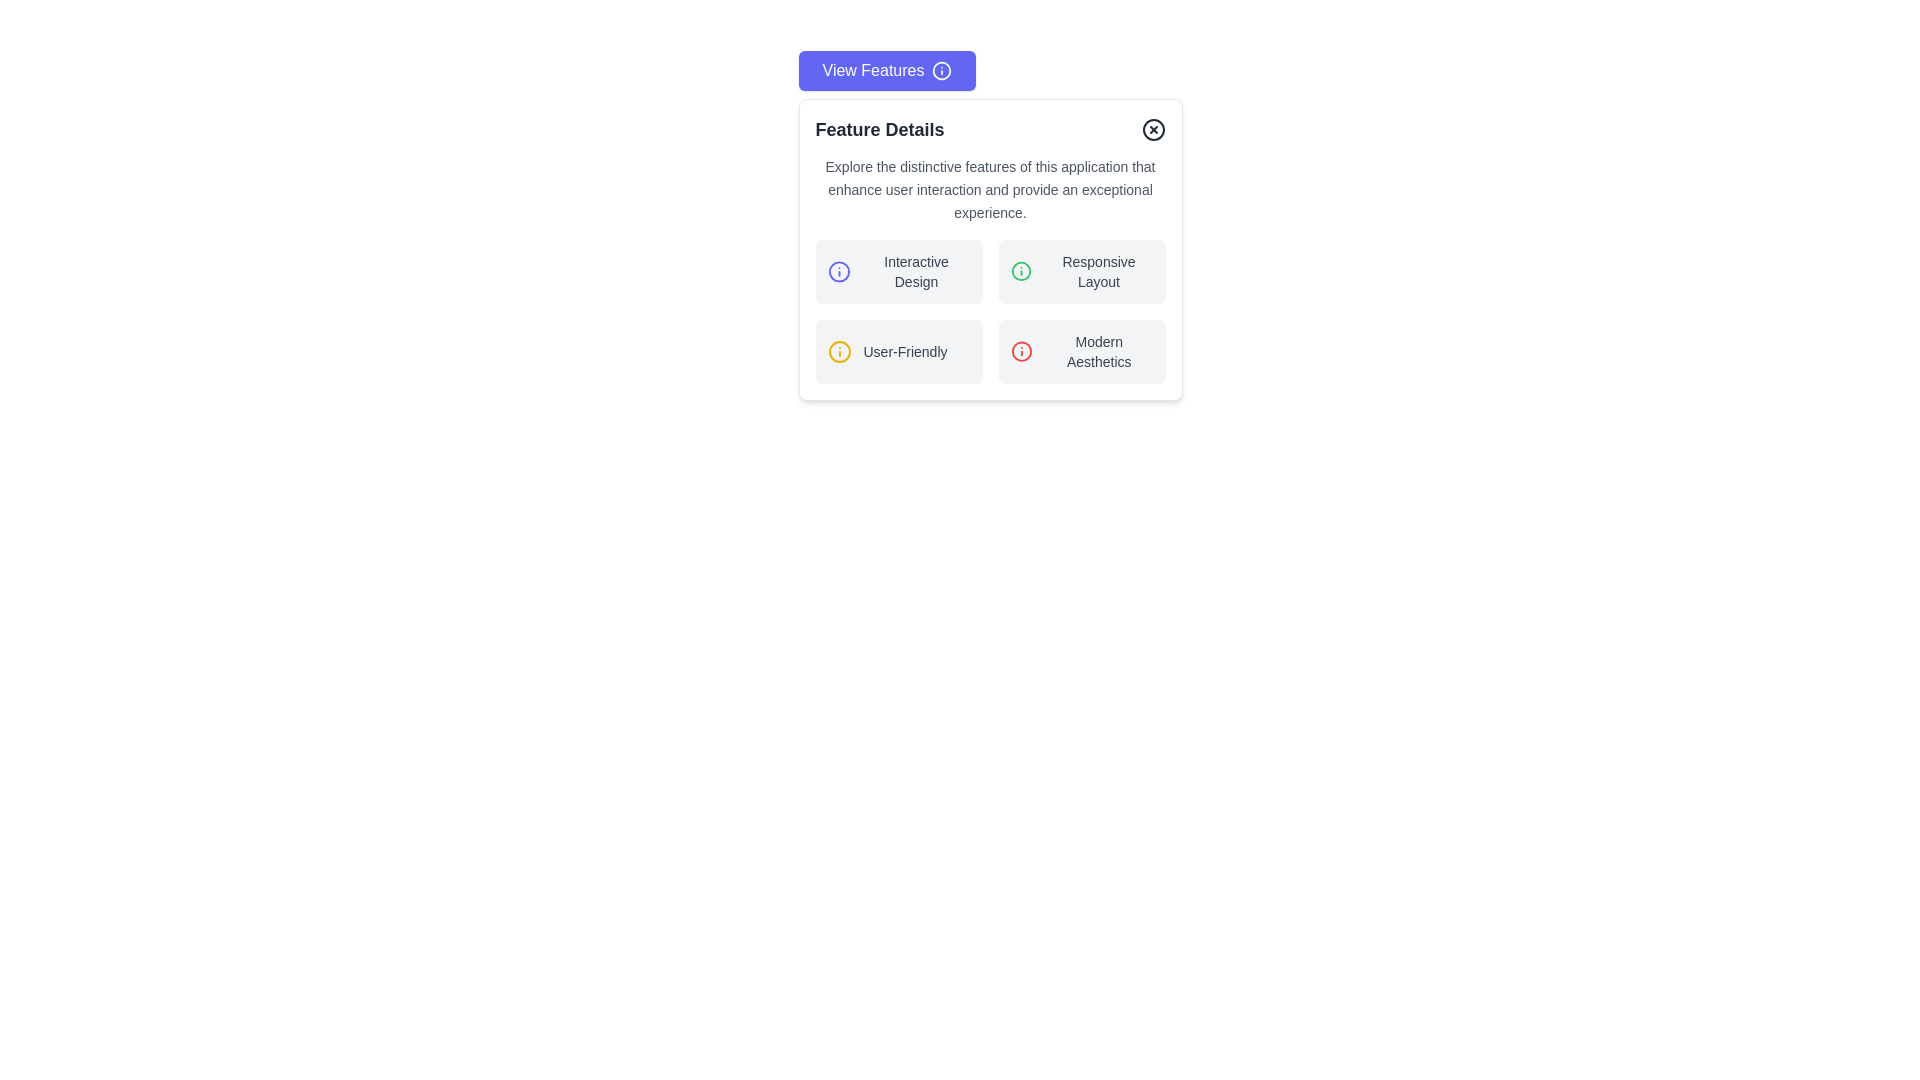 Image resolution: width=1920 pixels, height=1080 pixels. I want to click on the 'User-Friendly' informational label with icon and text for accessibility navigation, so click(897, 350).